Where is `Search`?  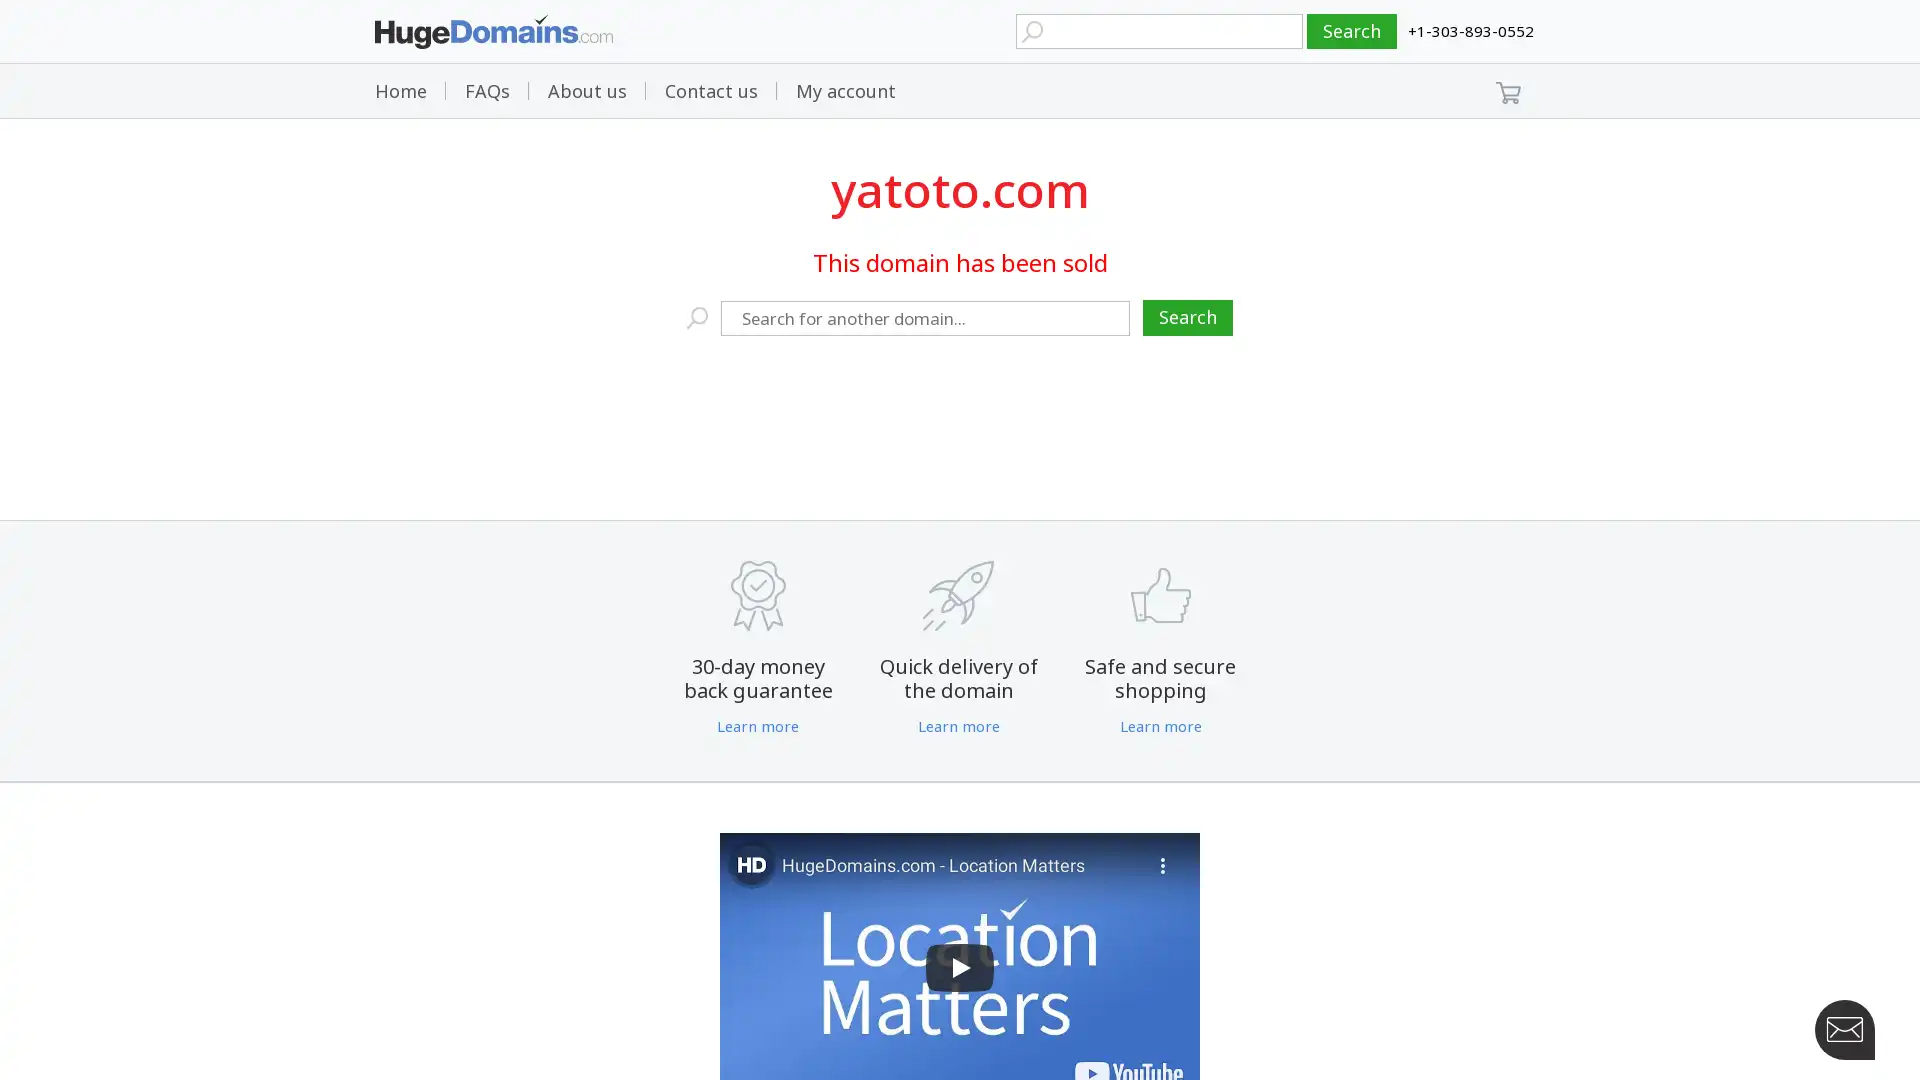 Search is located at coordinates (1188, 316).